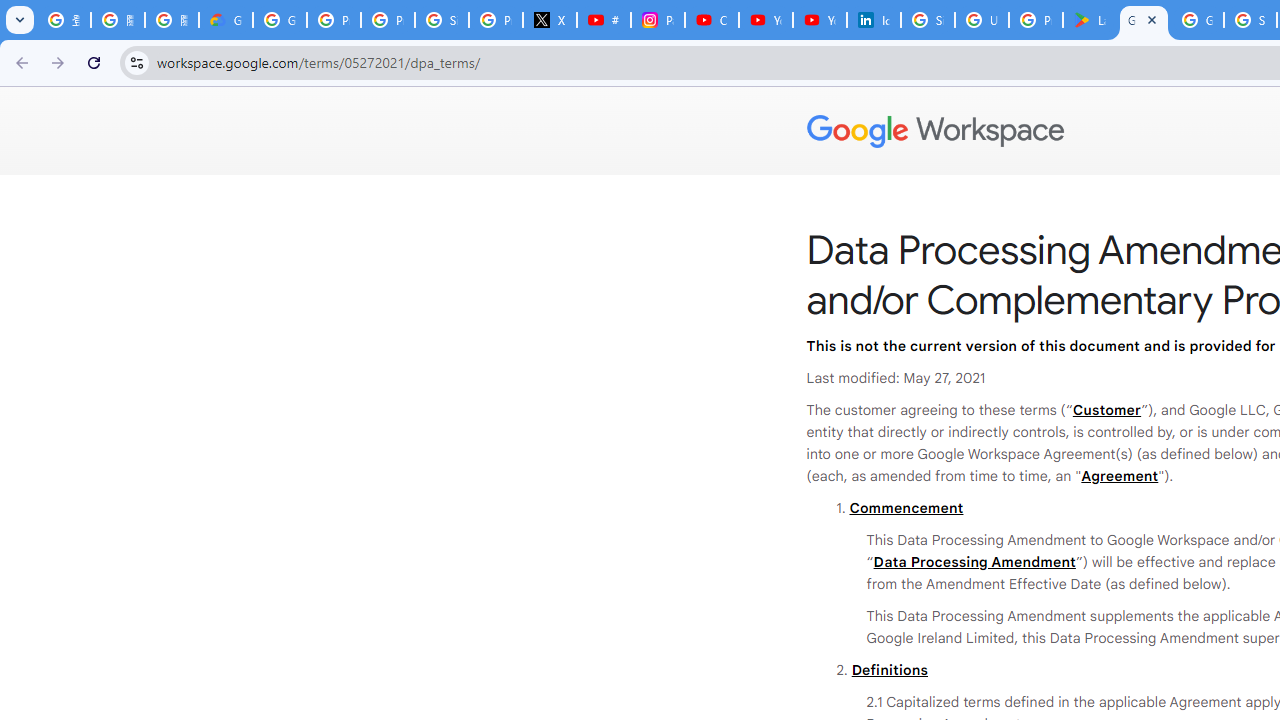  What do you see at coordinates (19, 61) in the screenshot?
I see `'Back'` at bounding box center [19, 61].